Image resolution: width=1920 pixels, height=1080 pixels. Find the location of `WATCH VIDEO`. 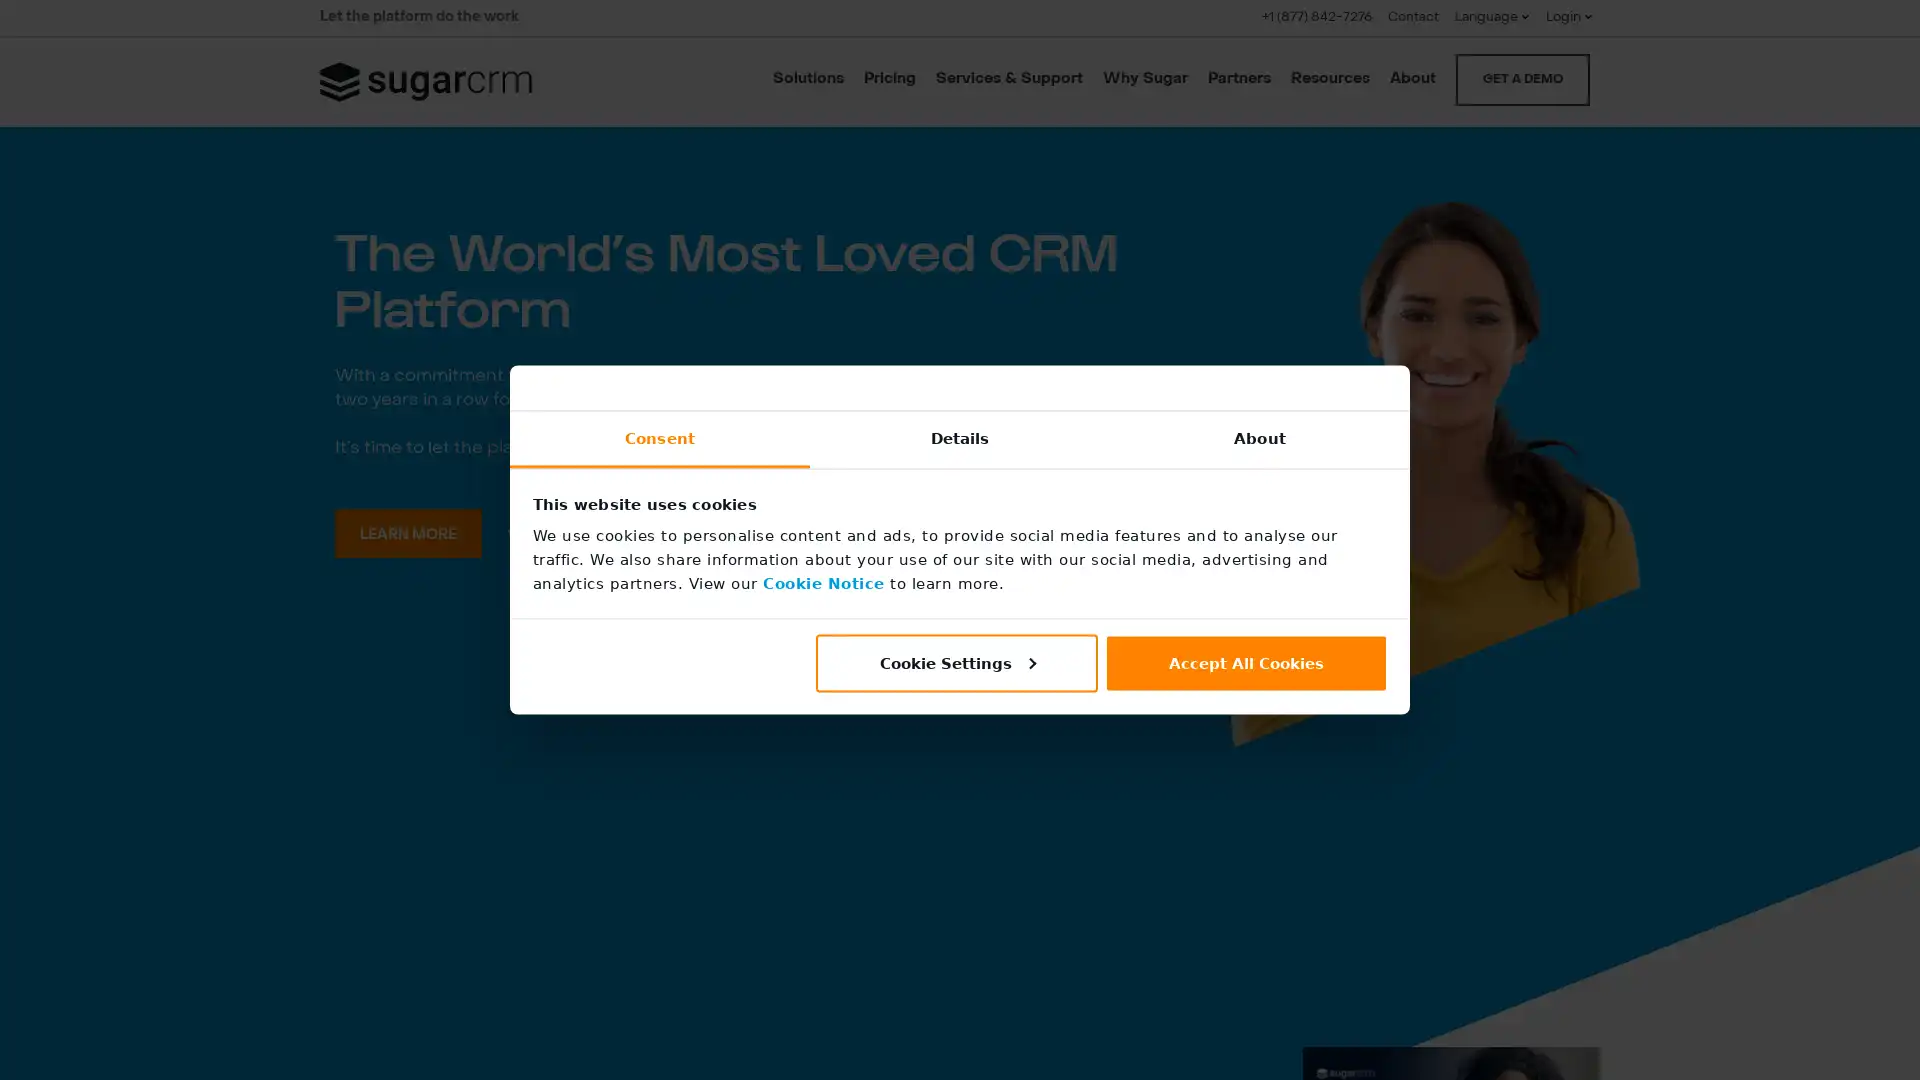

WATCH VIDEO is located at coordinates (565, 531).